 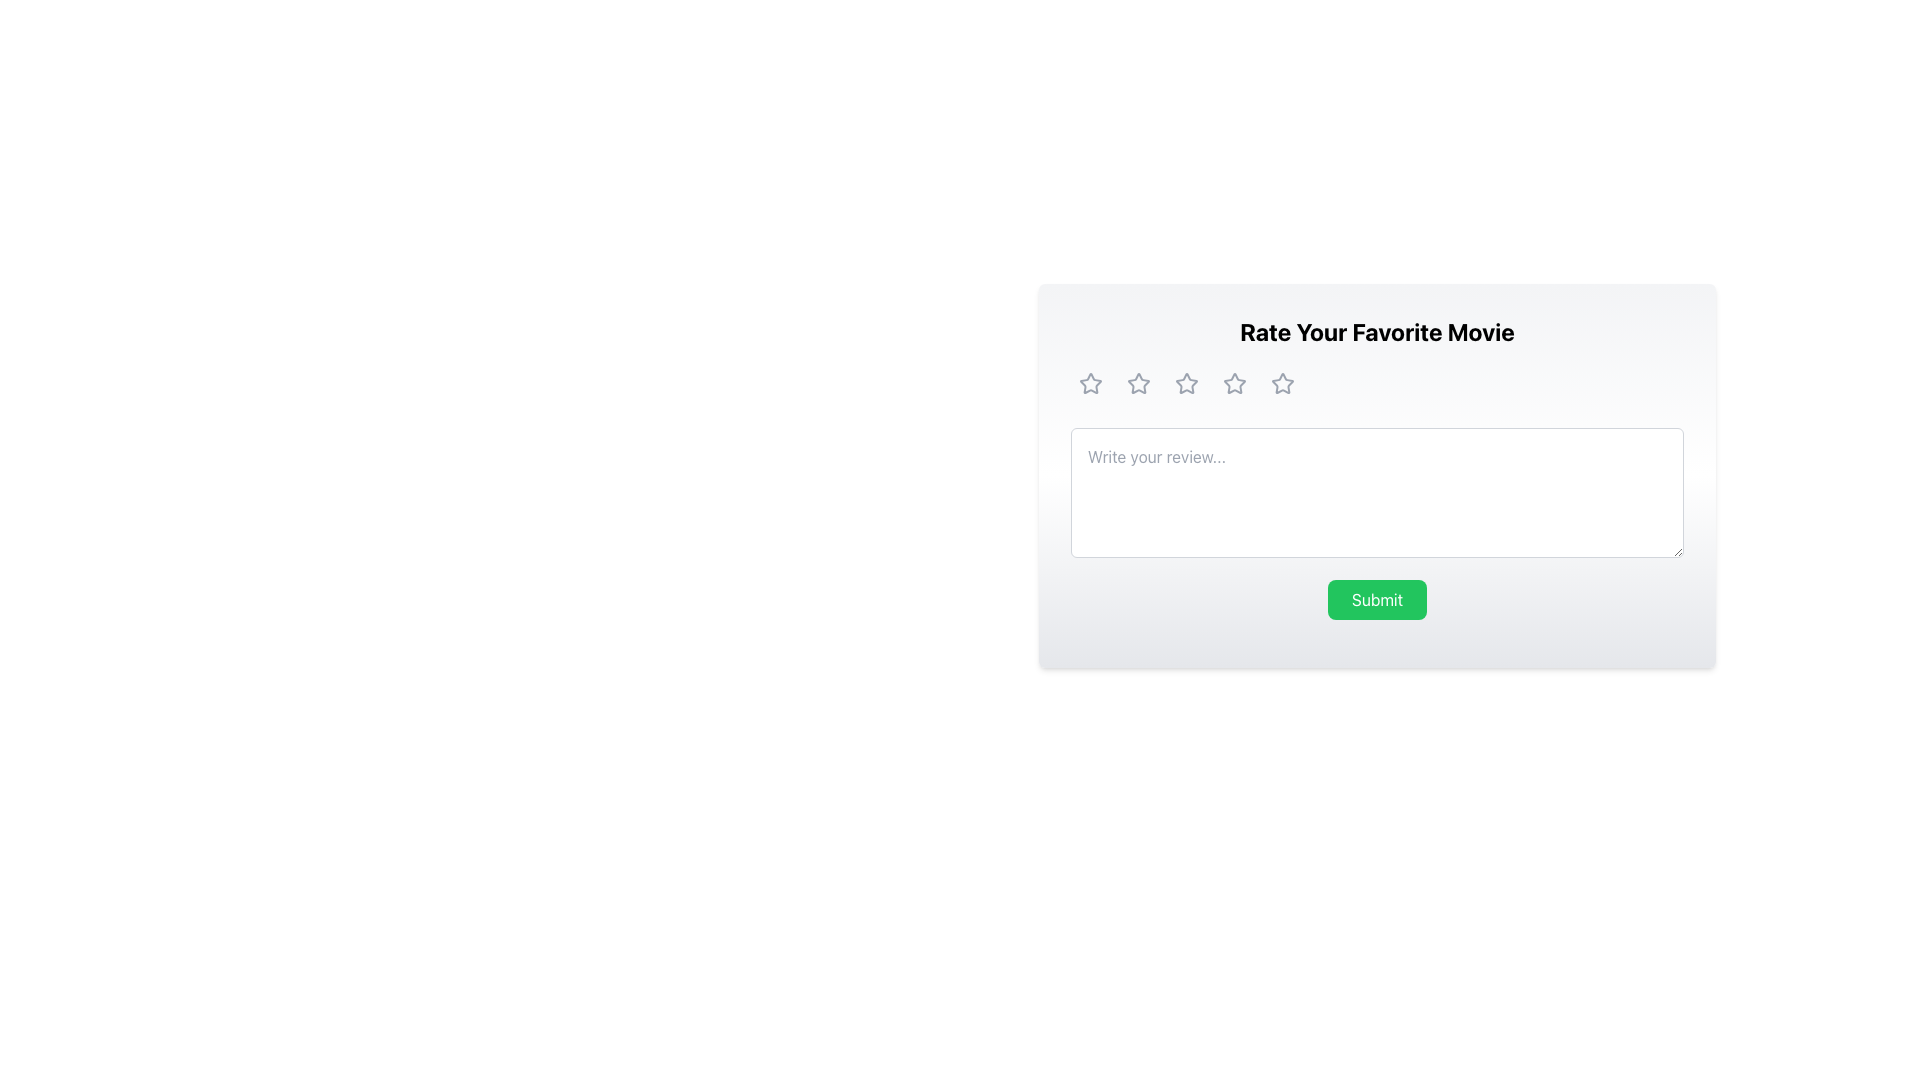 I want to click on the third star icon in the rating system, so click(x=1232, y=382).